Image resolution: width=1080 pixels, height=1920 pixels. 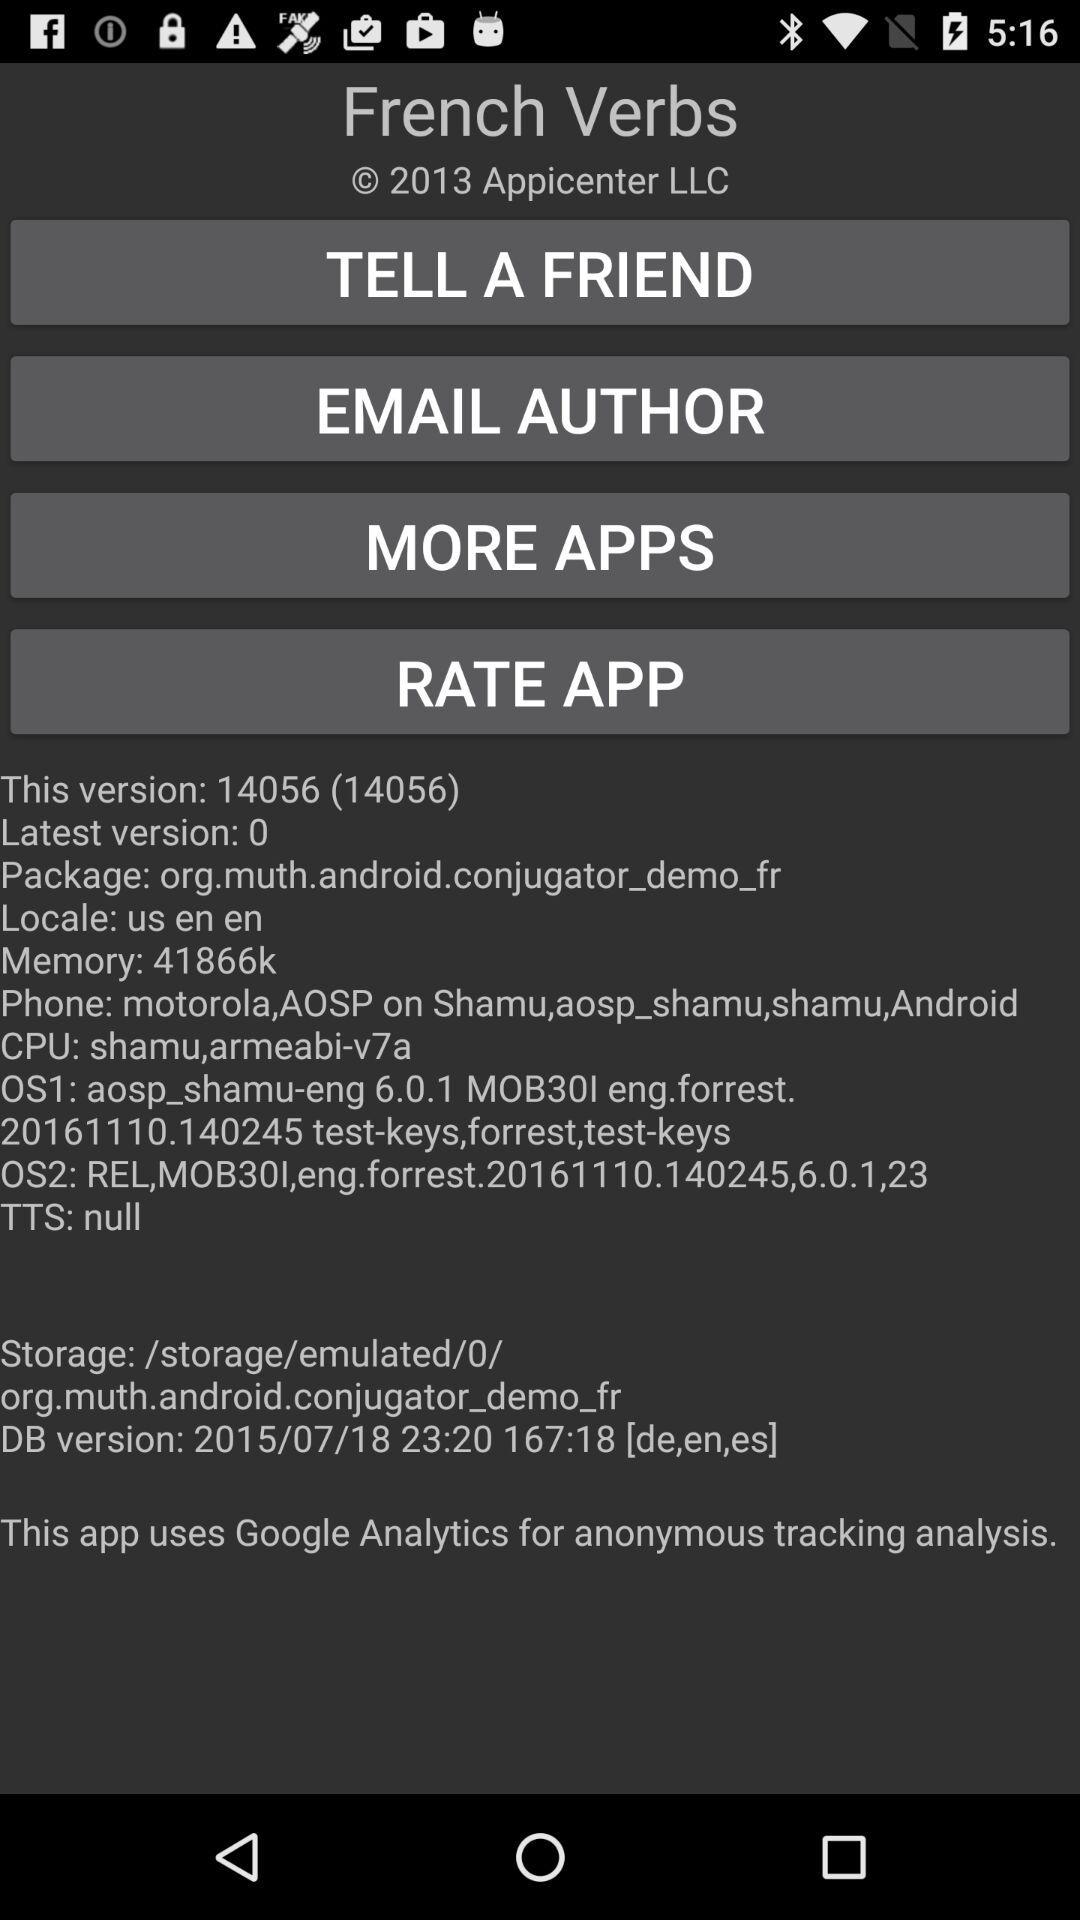 I want to click on the button above the rate app button, so click(x=540, y=545).